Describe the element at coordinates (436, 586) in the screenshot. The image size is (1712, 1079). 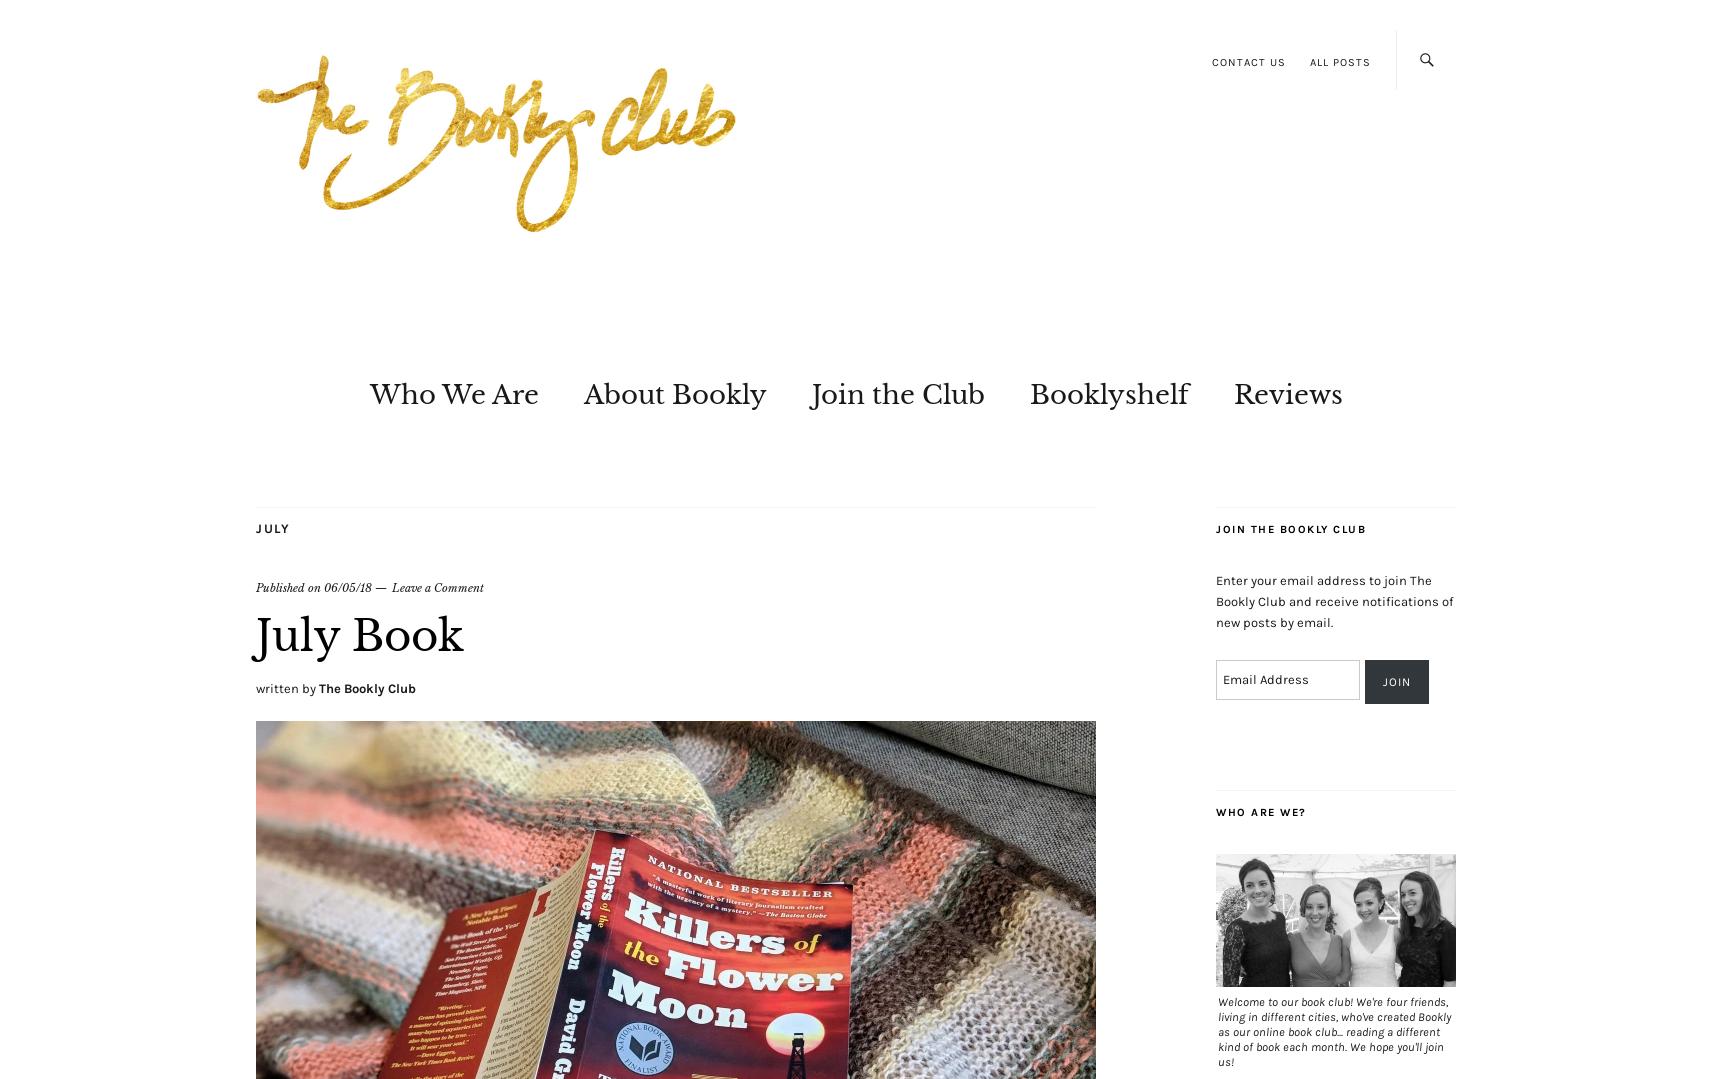
I see `'Leave a Comment'` at that location.